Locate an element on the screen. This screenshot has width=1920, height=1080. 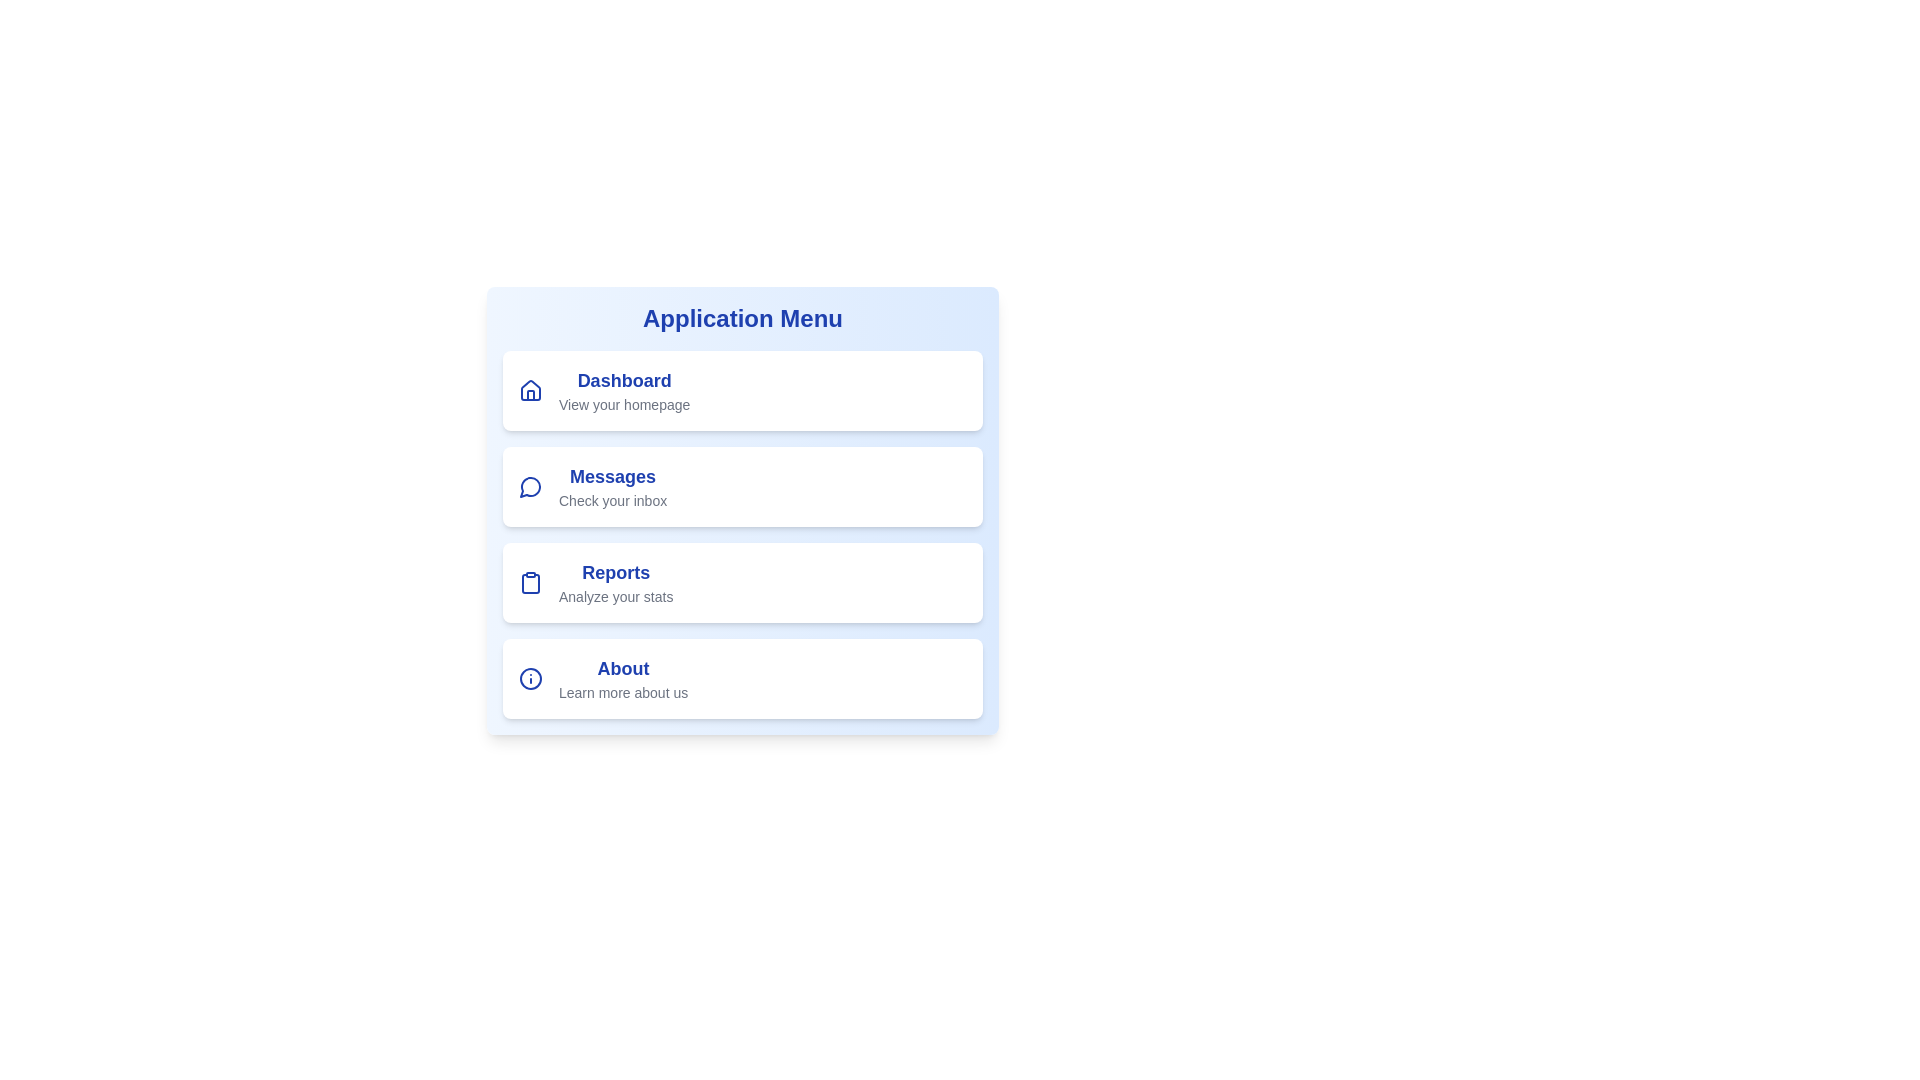
the menu item labeled About to view its hover effect is located at coordinates (742, 677).